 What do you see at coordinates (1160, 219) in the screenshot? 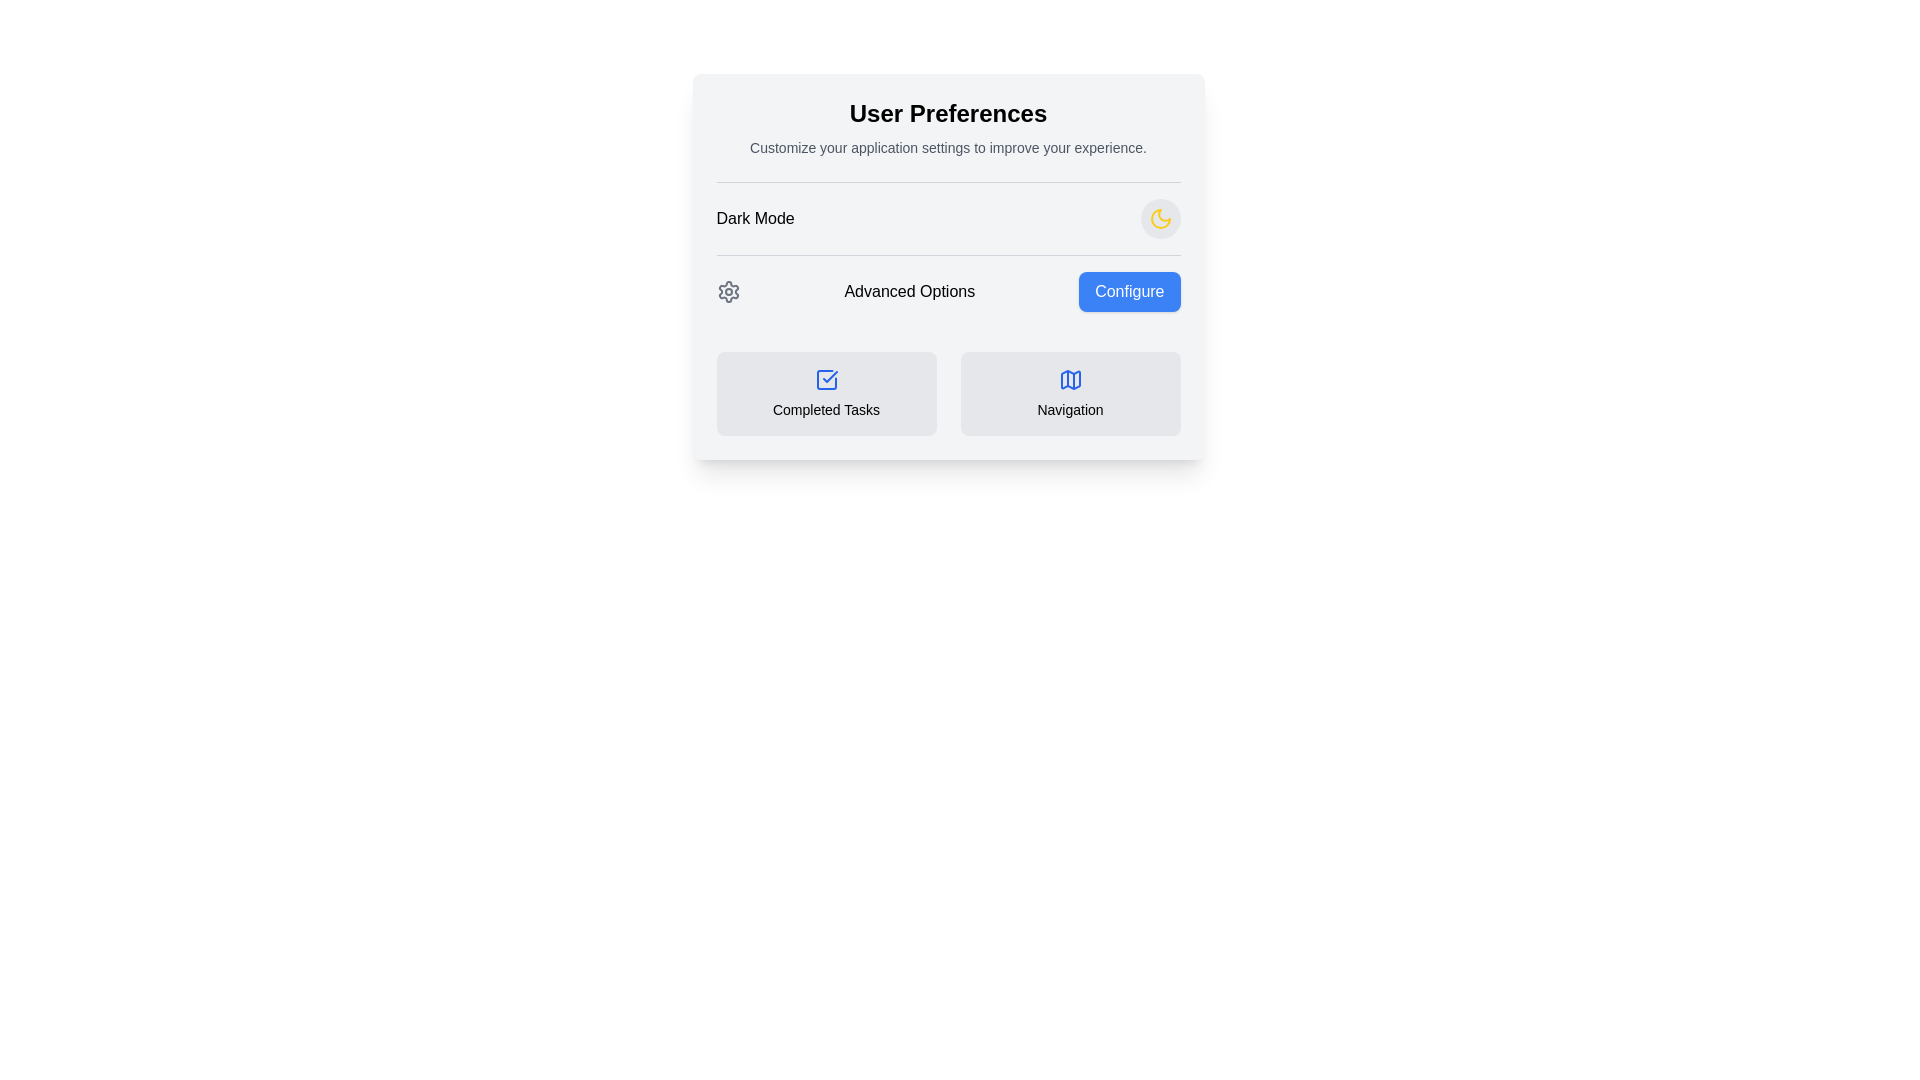
I see `the toggle button for switching between light and dark modes, located` at bounding box center [1160, 219].